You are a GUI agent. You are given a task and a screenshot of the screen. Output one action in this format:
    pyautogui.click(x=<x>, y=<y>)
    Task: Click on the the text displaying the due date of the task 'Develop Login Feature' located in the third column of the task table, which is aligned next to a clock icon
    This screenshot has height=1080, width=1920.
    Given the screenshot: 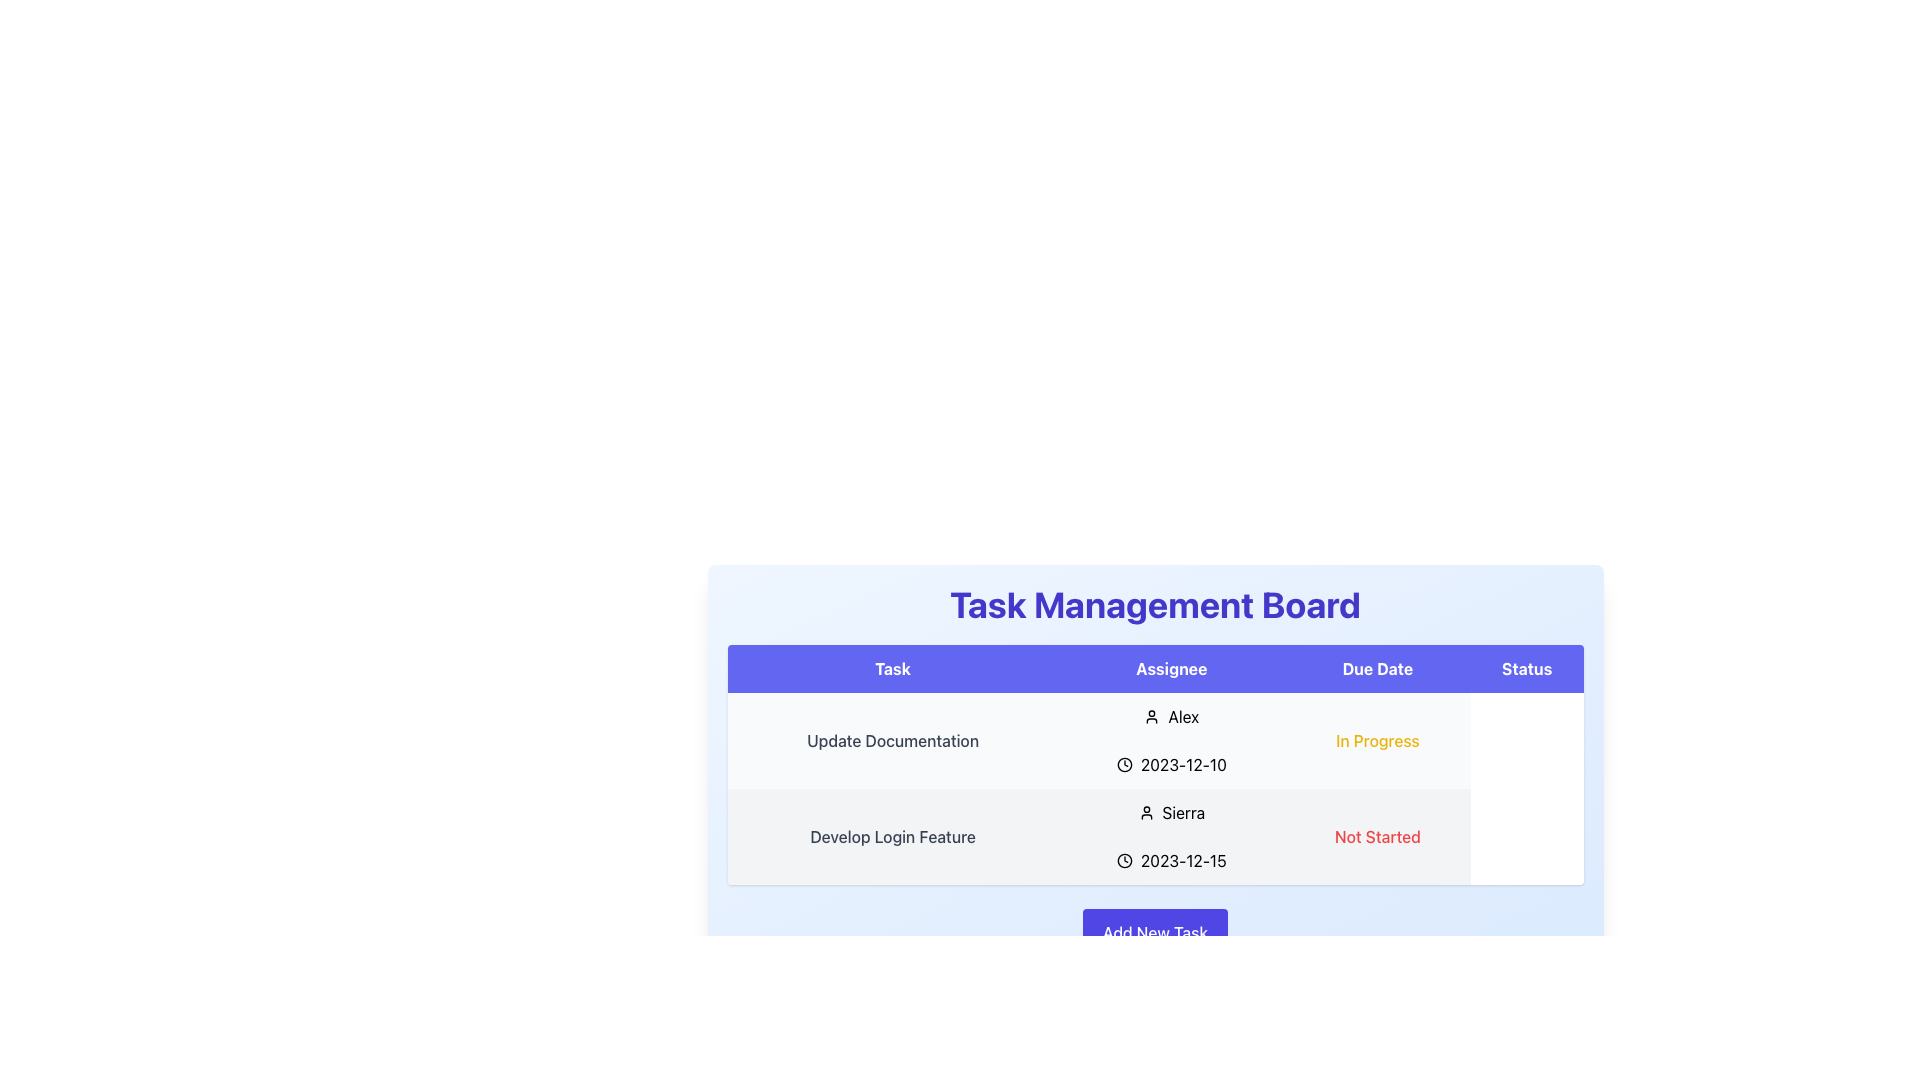 What is the action you would take?
    pyautogui.click(x=1183, y=859)
    